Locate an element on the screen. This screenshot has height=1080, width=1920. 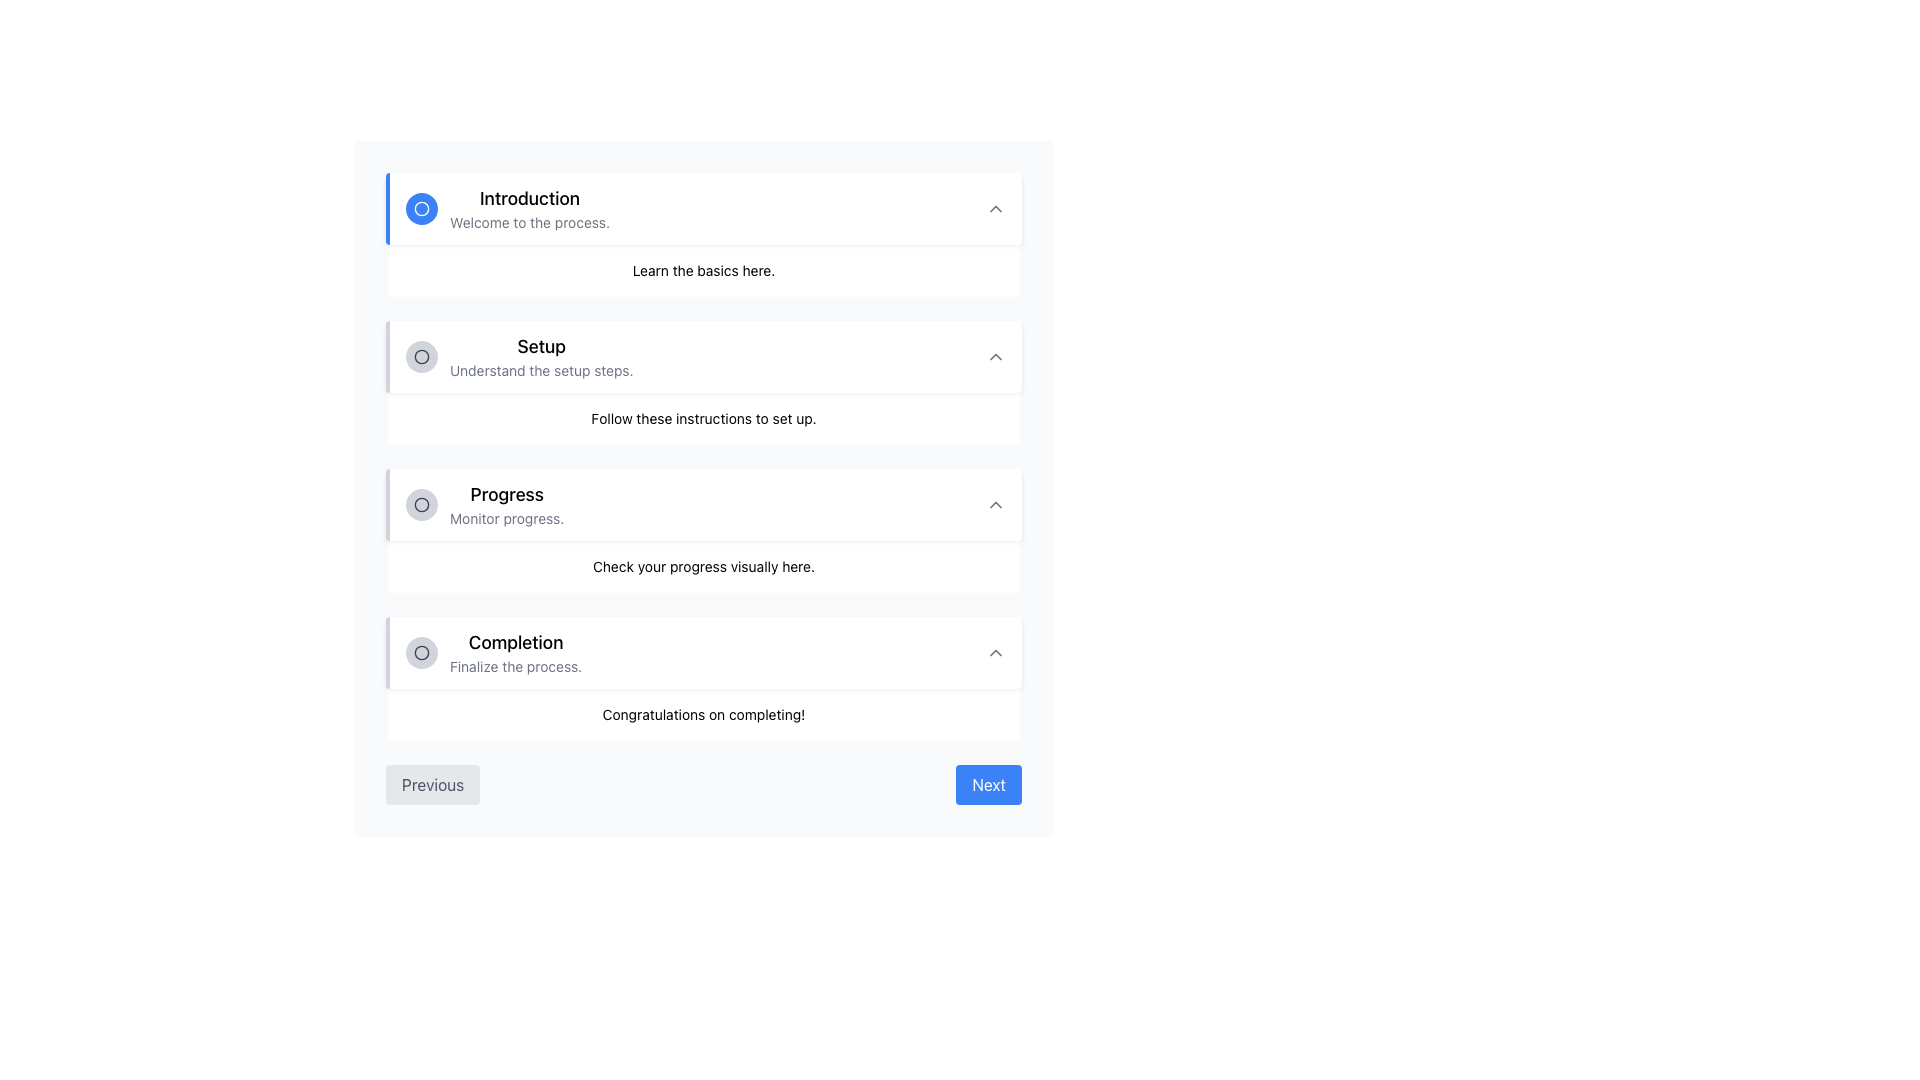
the visual indicator icon associated with the 'Introduction' step in the vertically arranged list of steps is located at coordinates (421, 208).